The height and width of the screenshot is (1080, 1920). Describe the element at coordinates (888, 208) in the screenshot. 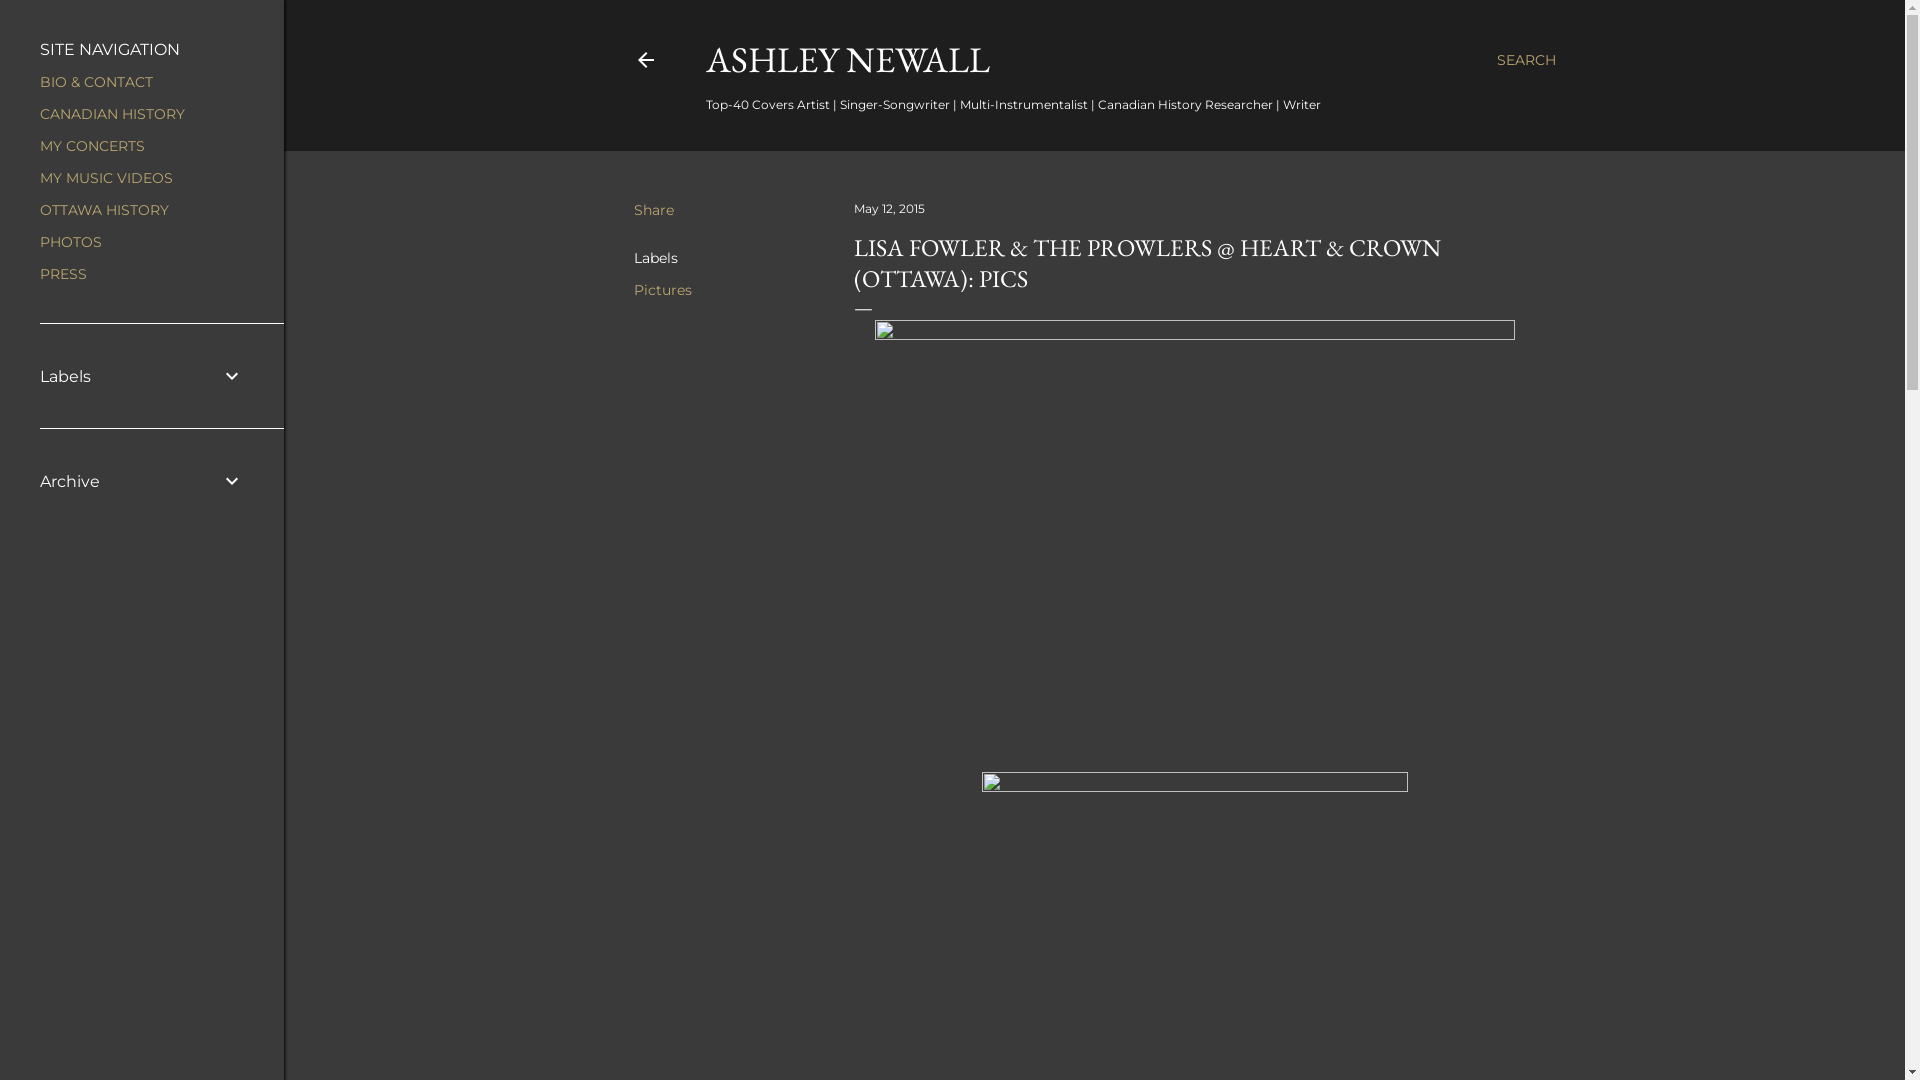

I see `'May 12, 2015'` at that location.